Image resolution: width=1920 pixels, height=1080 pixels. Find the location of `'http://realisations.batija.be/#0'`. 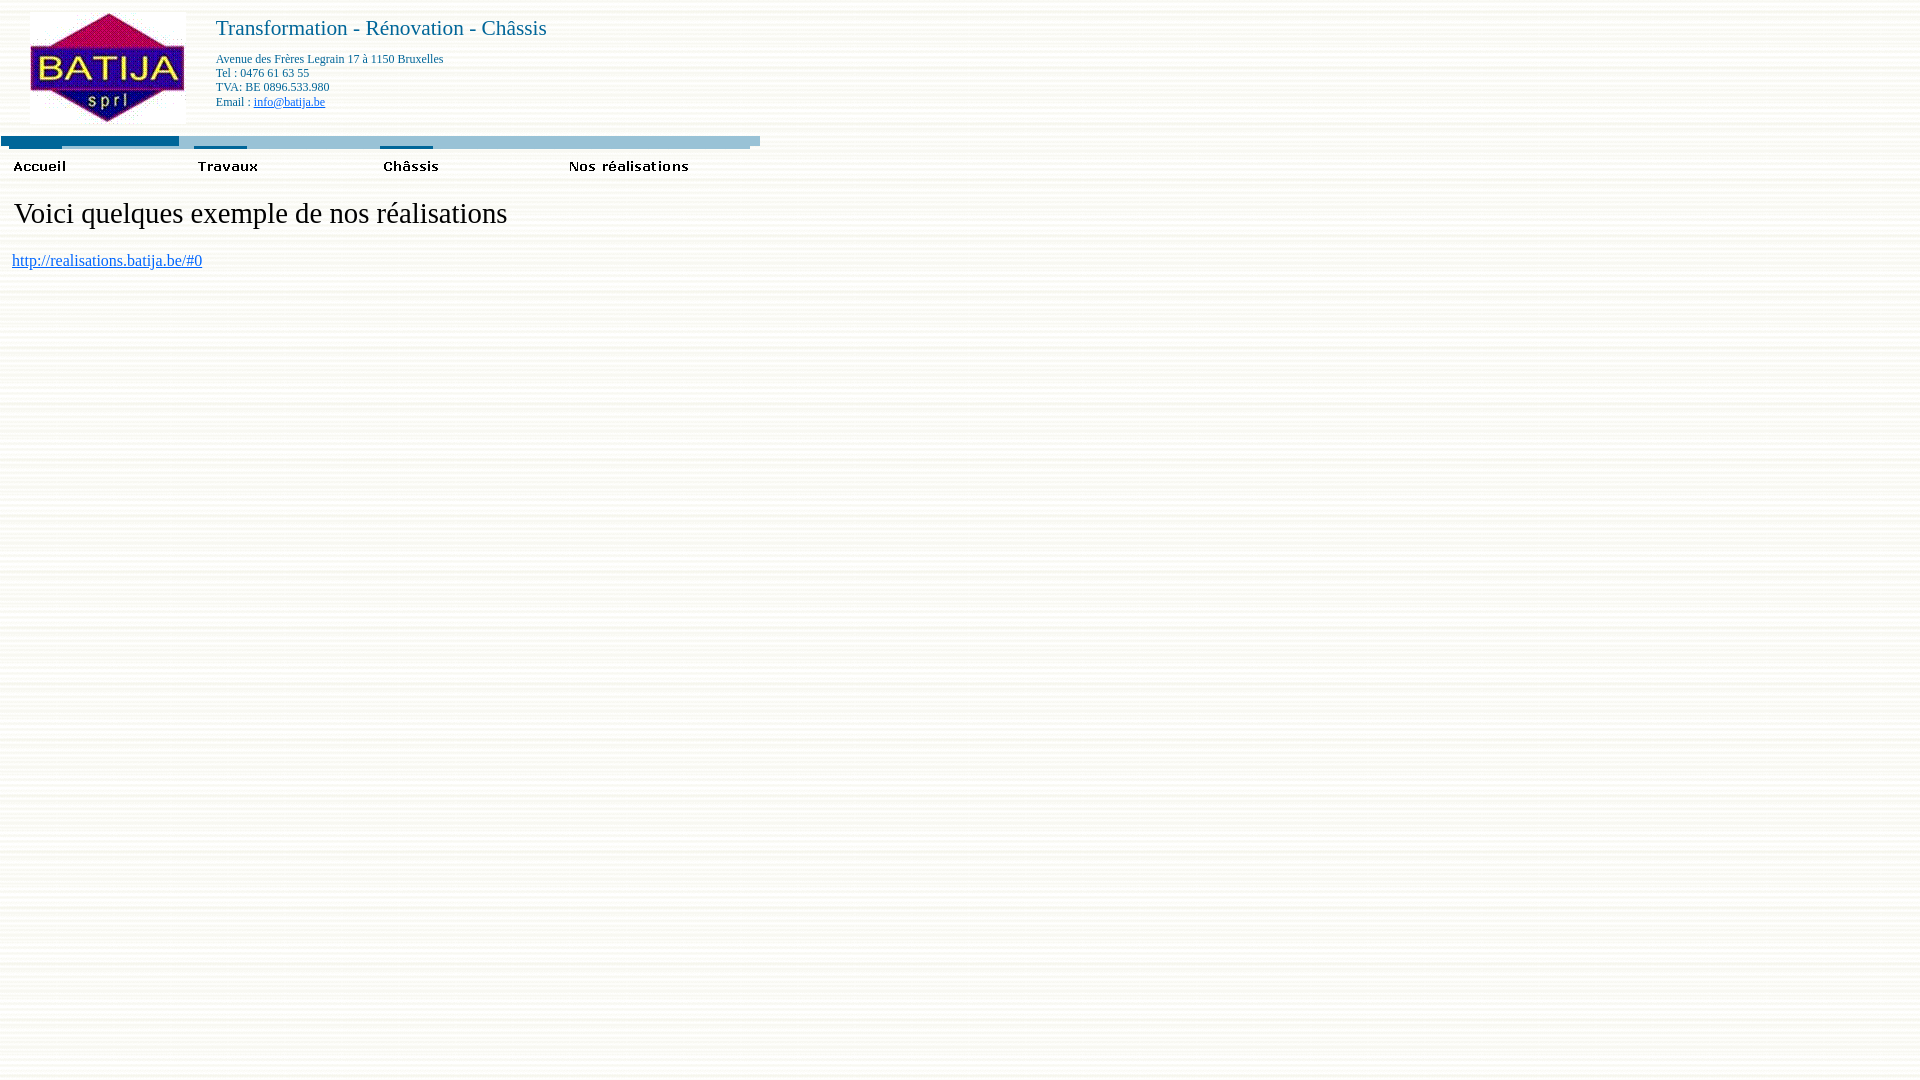

'http://realisations.batija.be/#0' is located at coordinates (105, 259).